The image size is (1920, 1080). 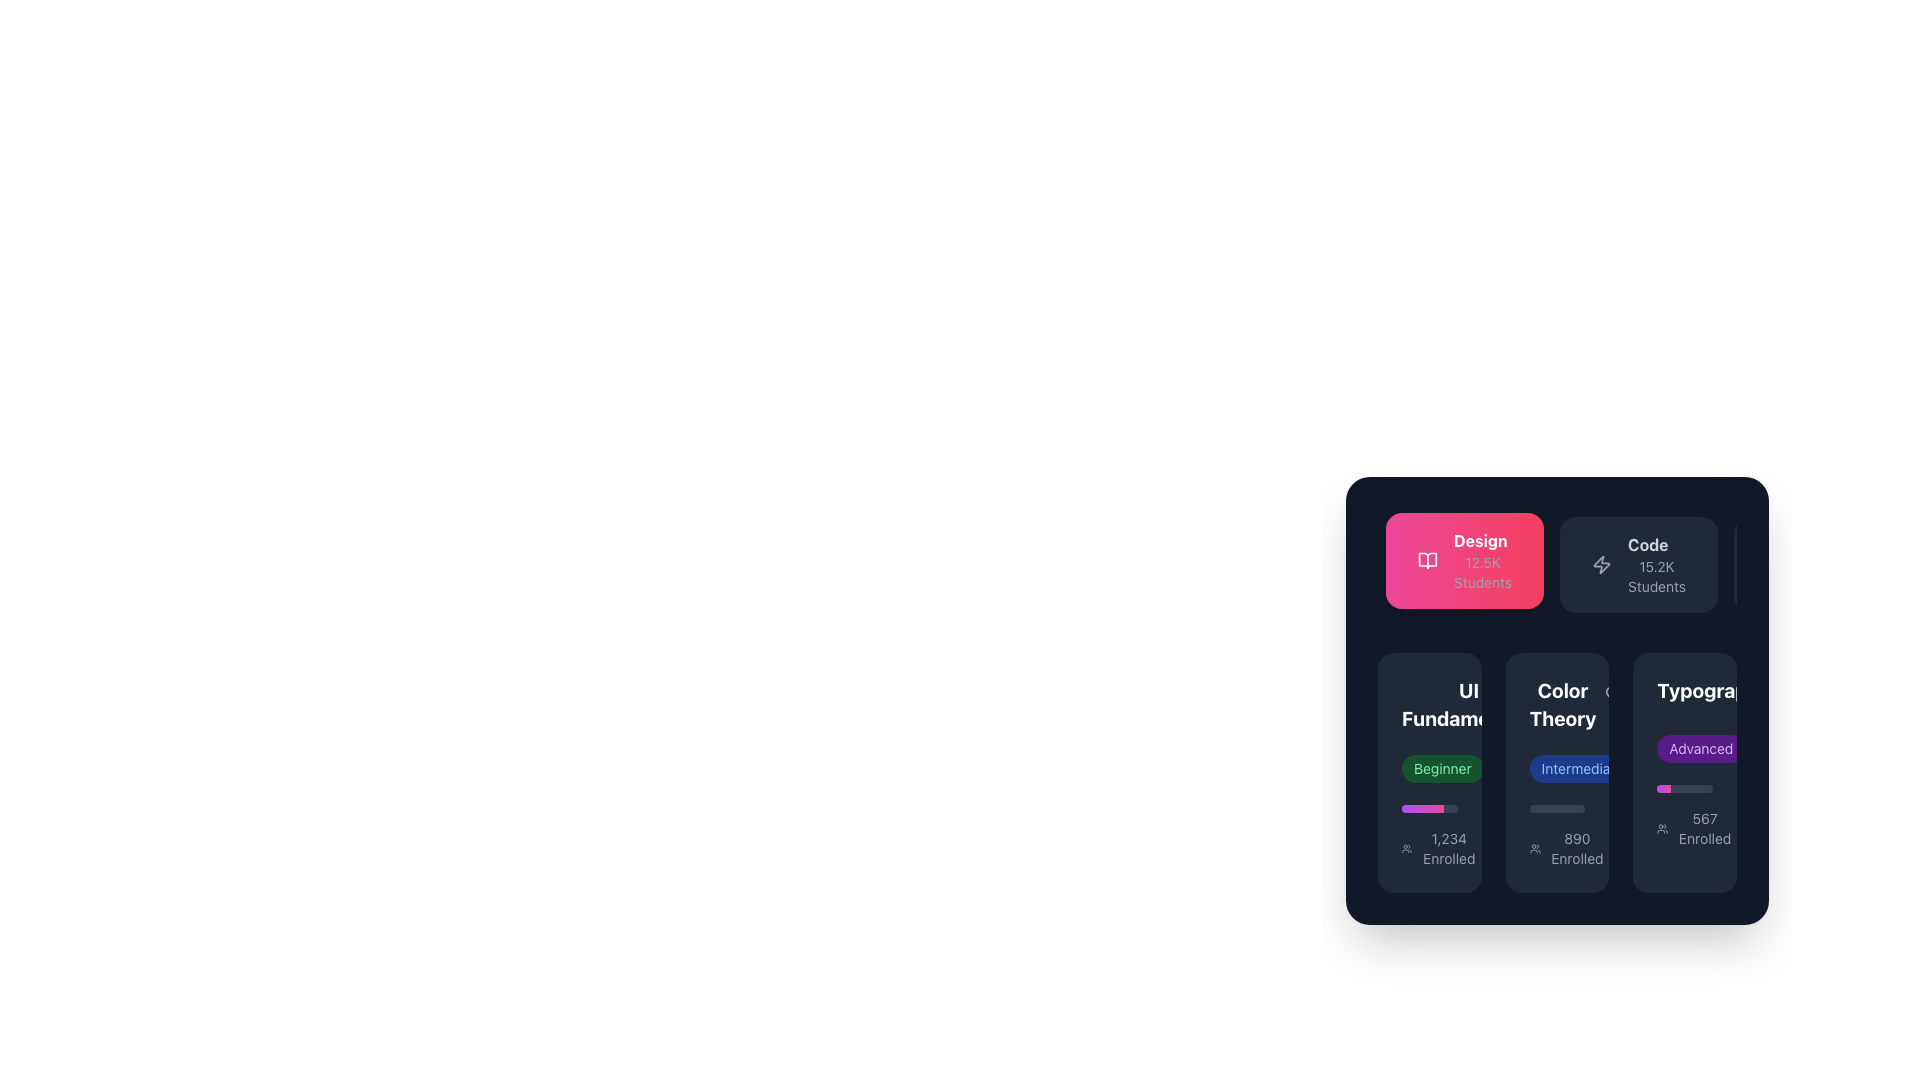 I want to click on the rectangular badge with rounded corners, featuring a purple background and white text that reads 'Advanced', located in the rightmost column of the 'Typography' card, so click(x=1684, y=748).